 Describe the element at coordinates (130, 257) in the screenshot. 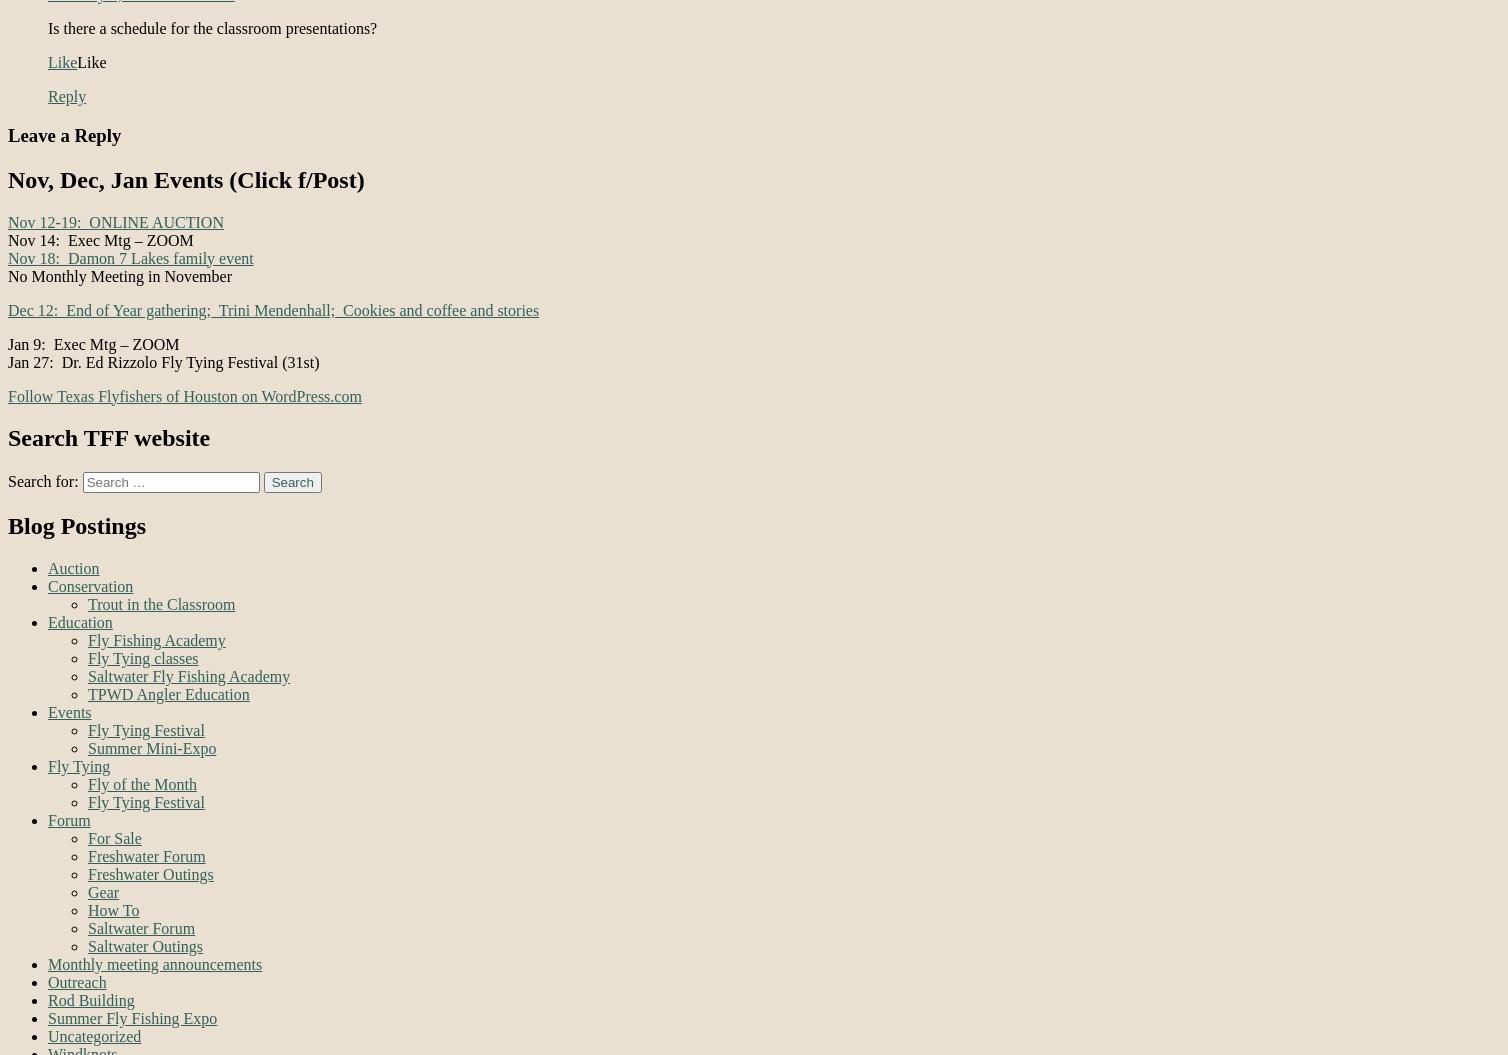

I see `'Nov 18:  Damon 7 Lakes family event'` at that location.